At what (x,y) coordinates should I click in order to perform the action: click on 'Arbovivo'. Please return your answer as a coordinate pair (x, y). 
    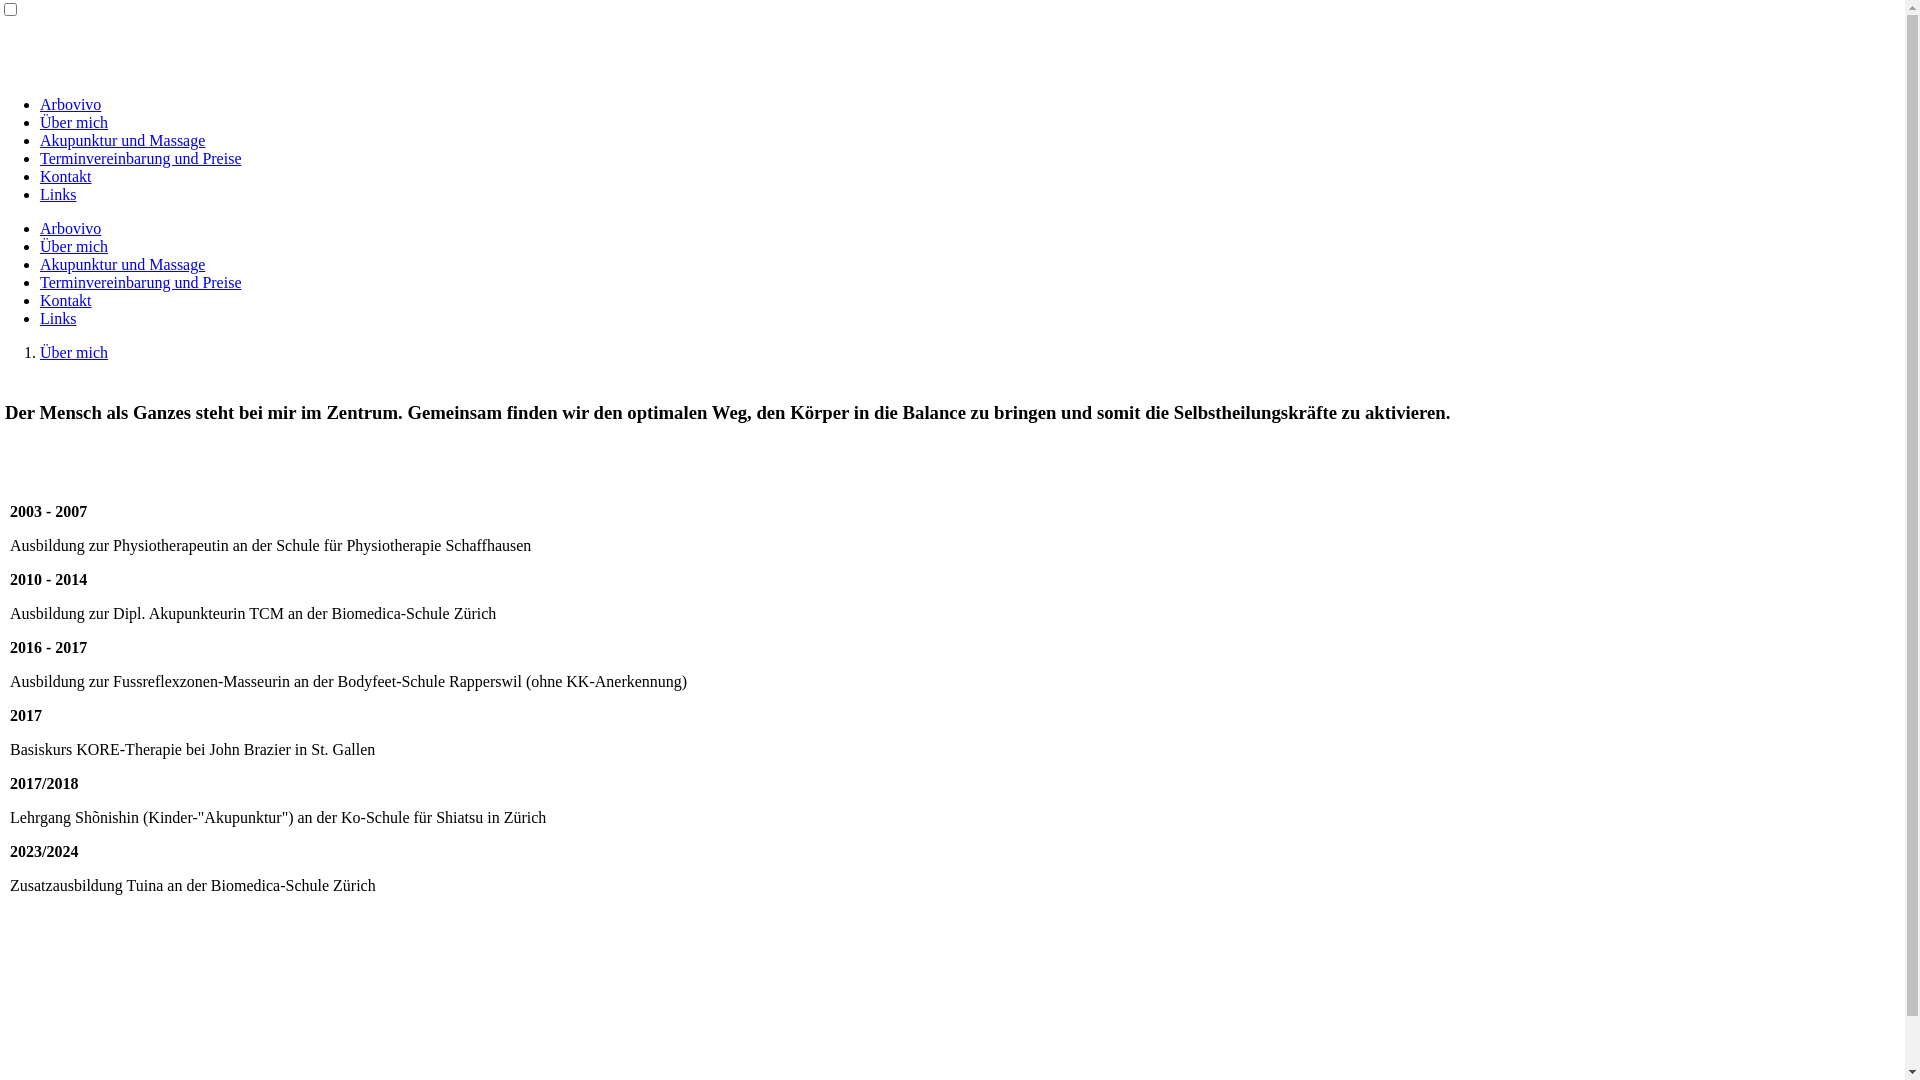
    Looking at the image, I should click on (39, 227).